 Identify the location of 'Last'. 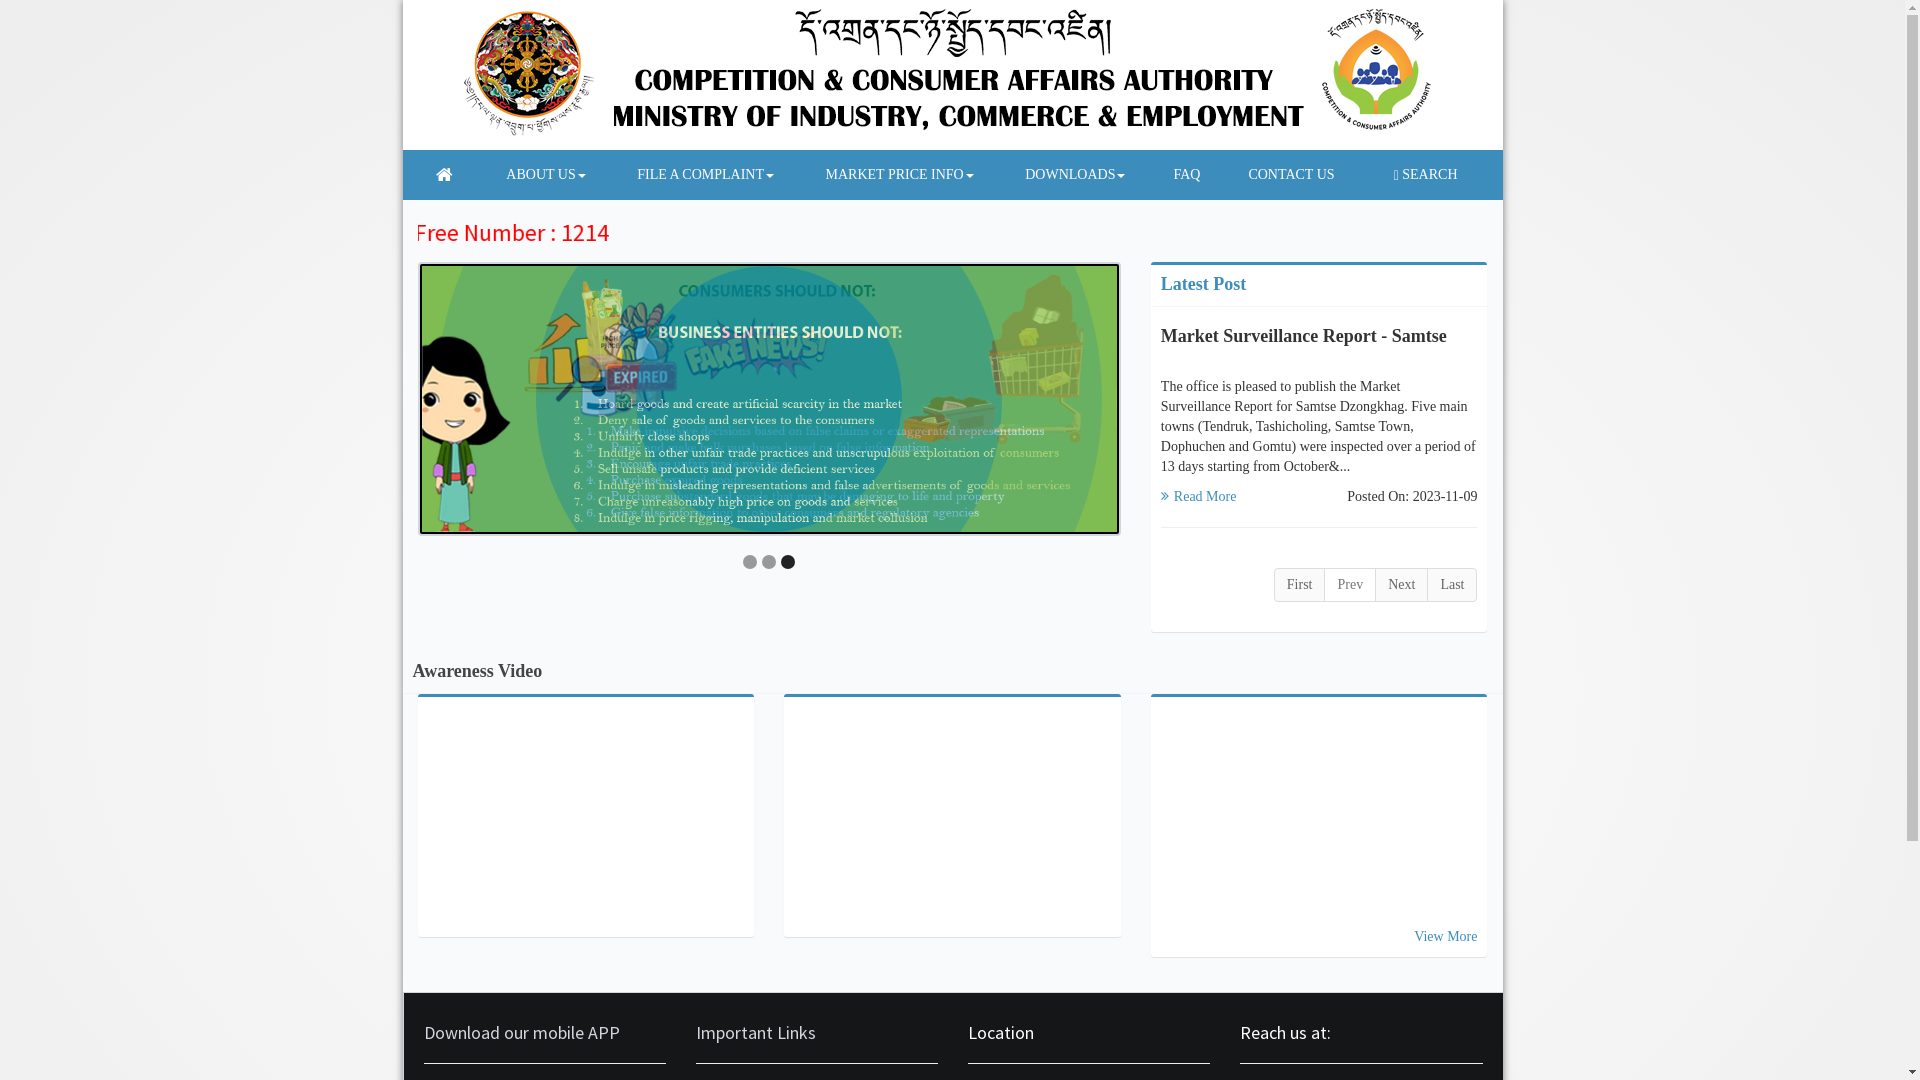
(1452, 585).